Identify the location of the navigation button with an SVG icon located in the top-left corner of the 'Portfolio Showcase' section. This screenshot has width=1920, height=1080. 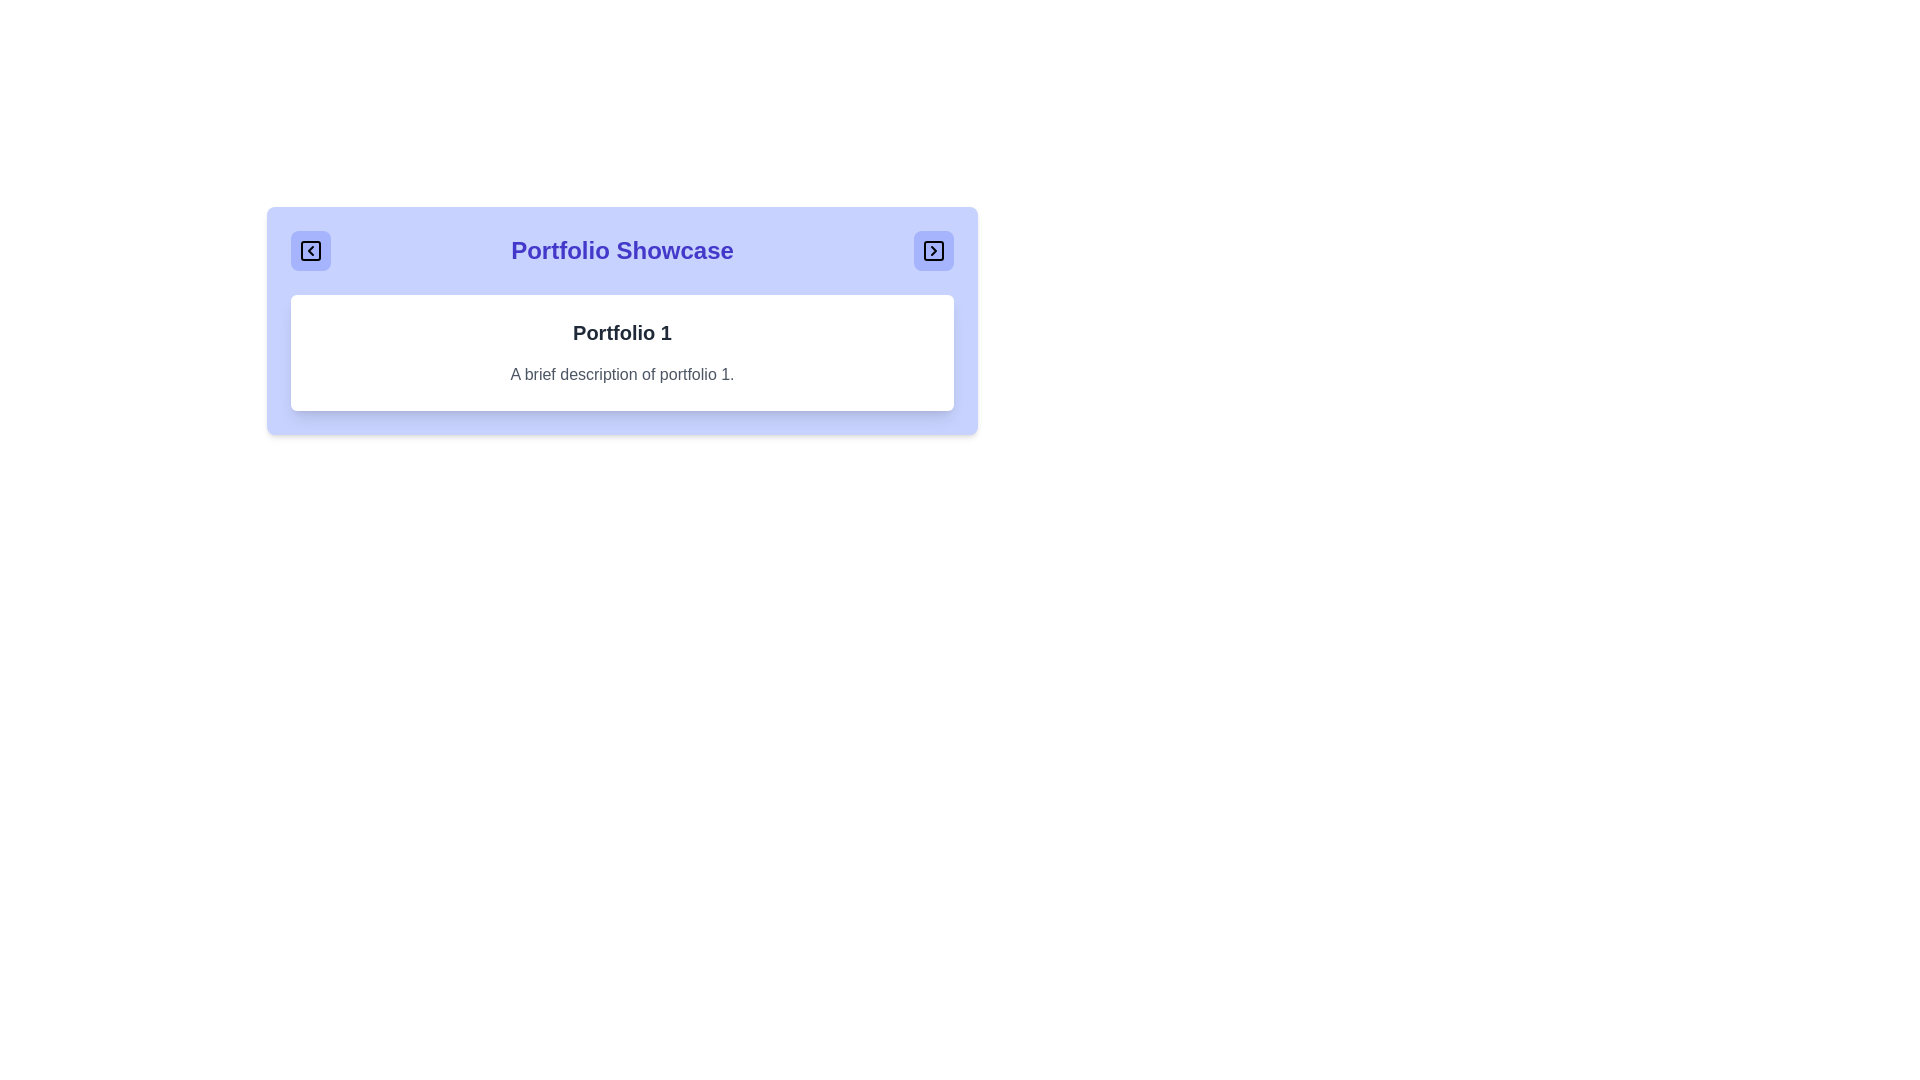
(310, 249).